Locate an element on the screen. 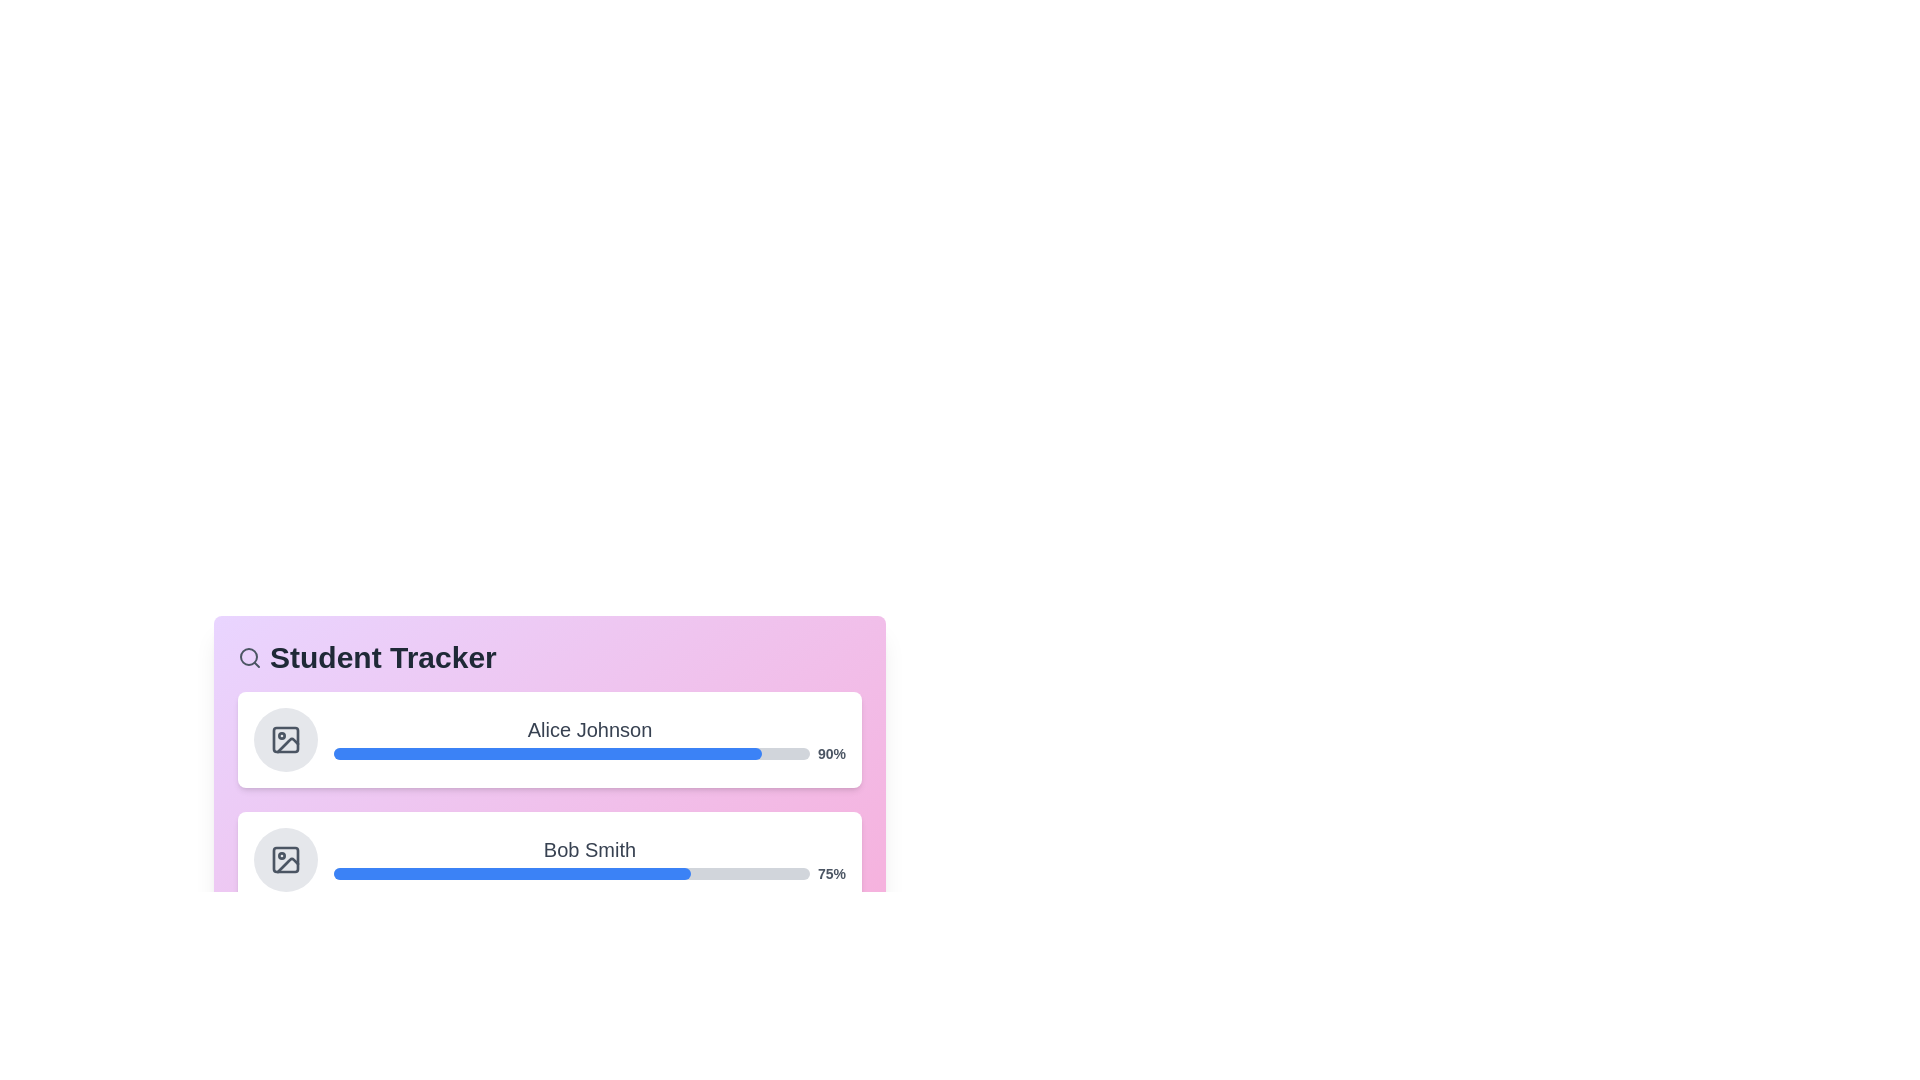  the progress bar of Bob Smith to view additional information is located at coordinates (570, 873).